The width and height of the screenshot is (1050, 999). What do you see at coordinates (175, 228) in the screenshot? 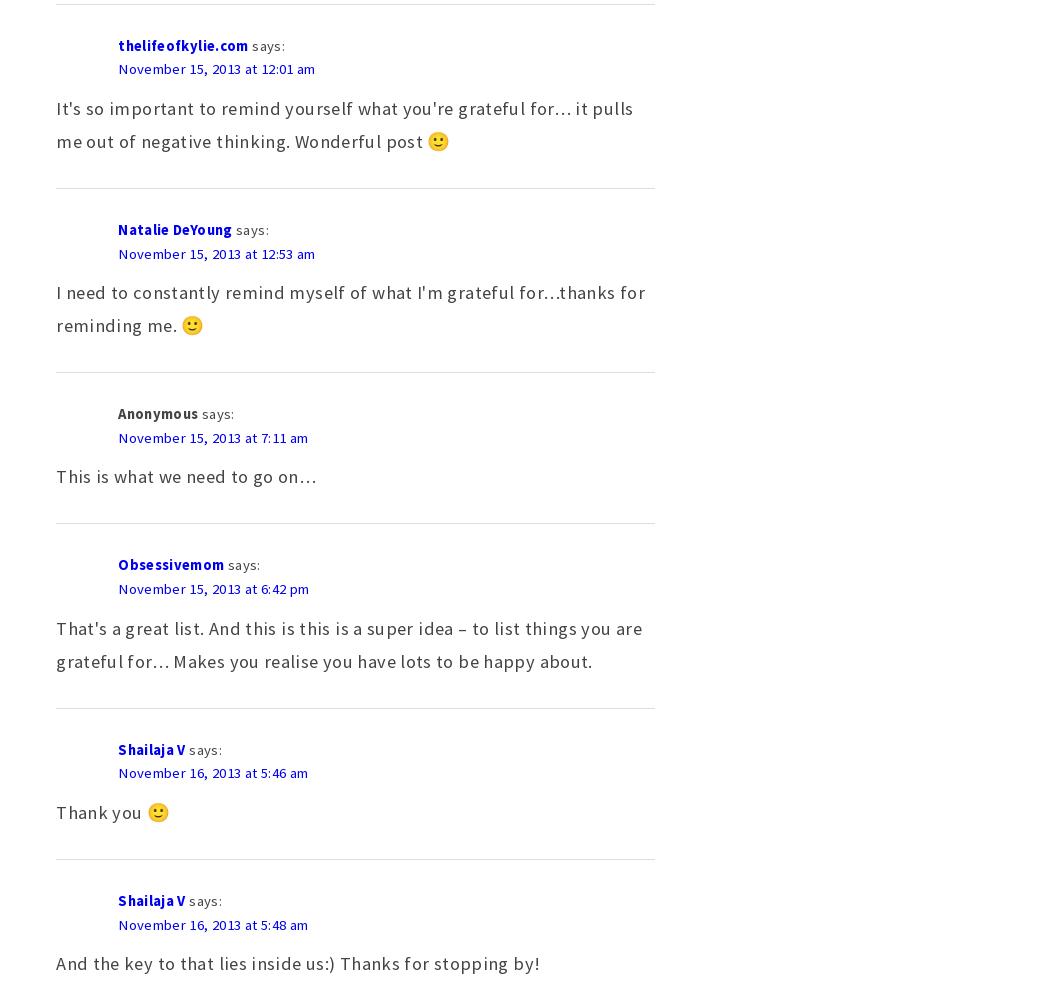
I see `'Natalie DeYoung'` at bounding box center [175, 228].